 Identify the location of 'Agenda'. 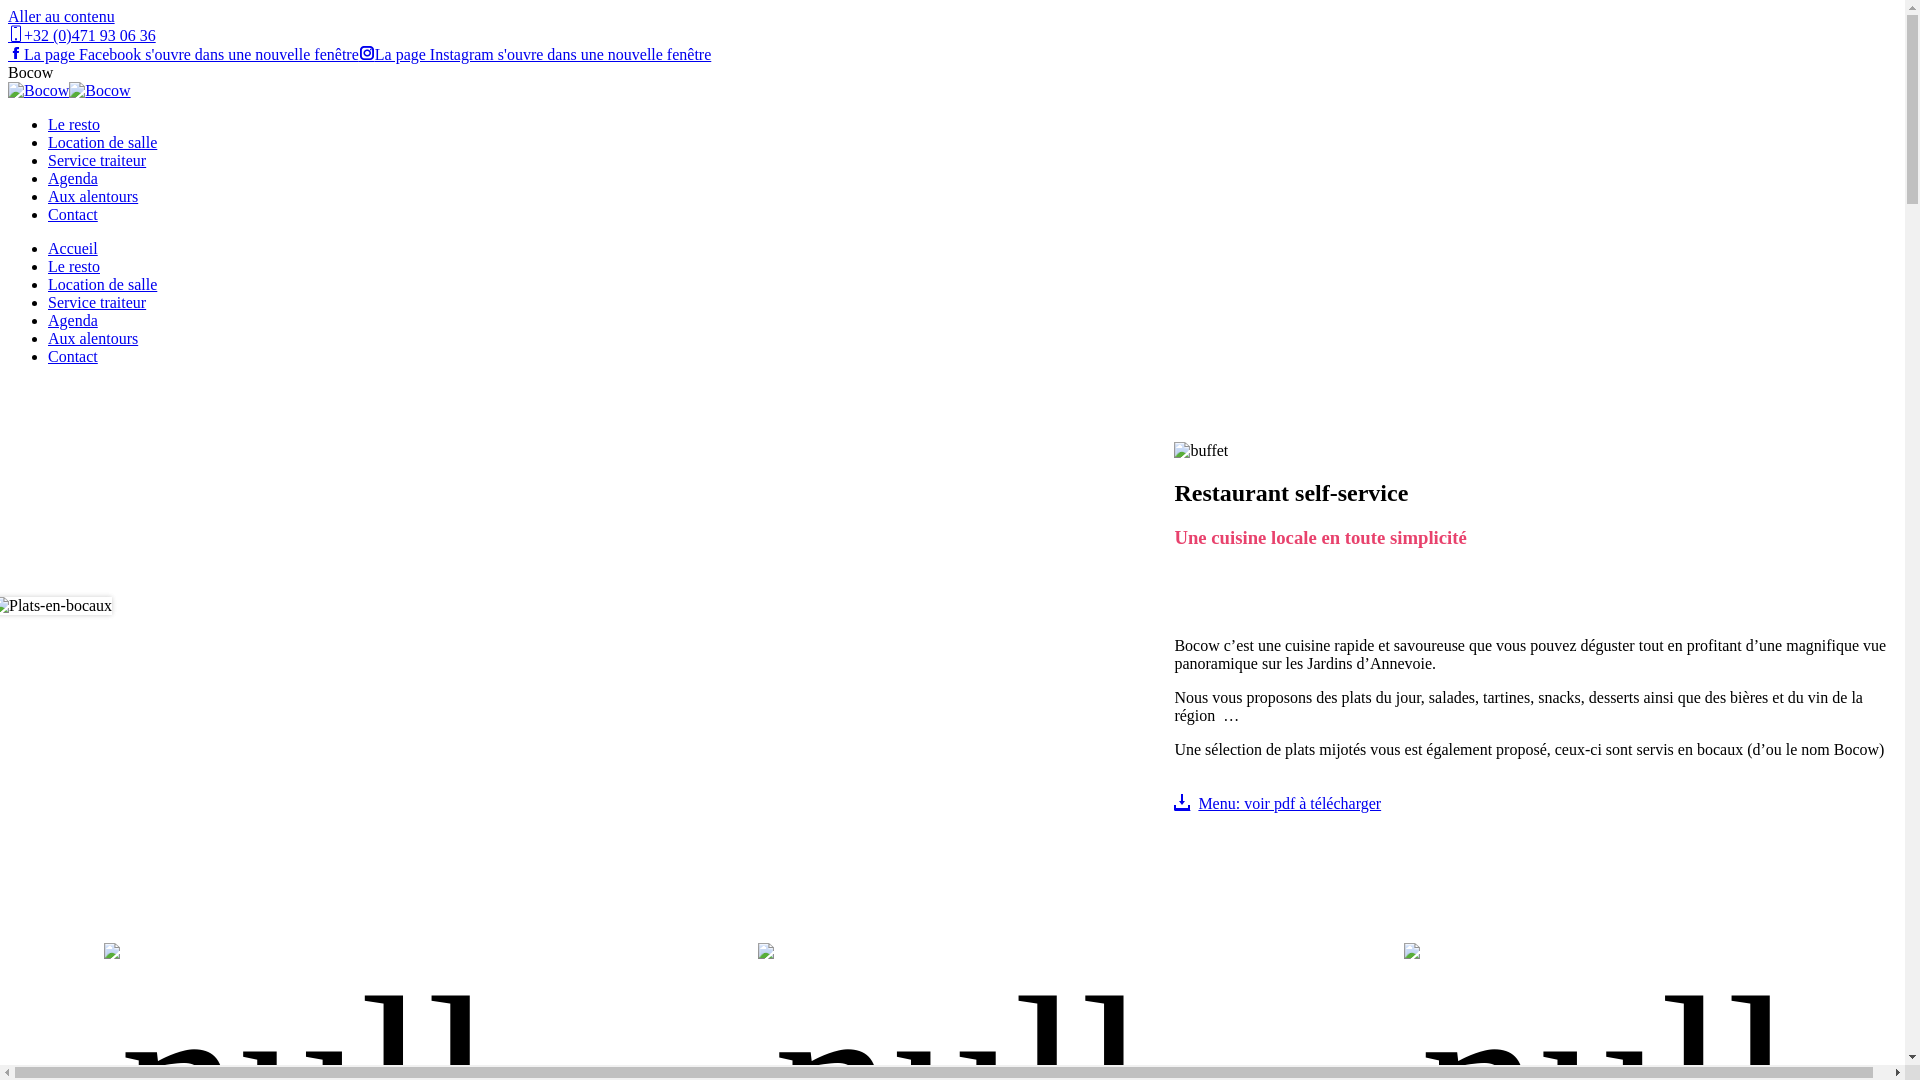
(72, 319).